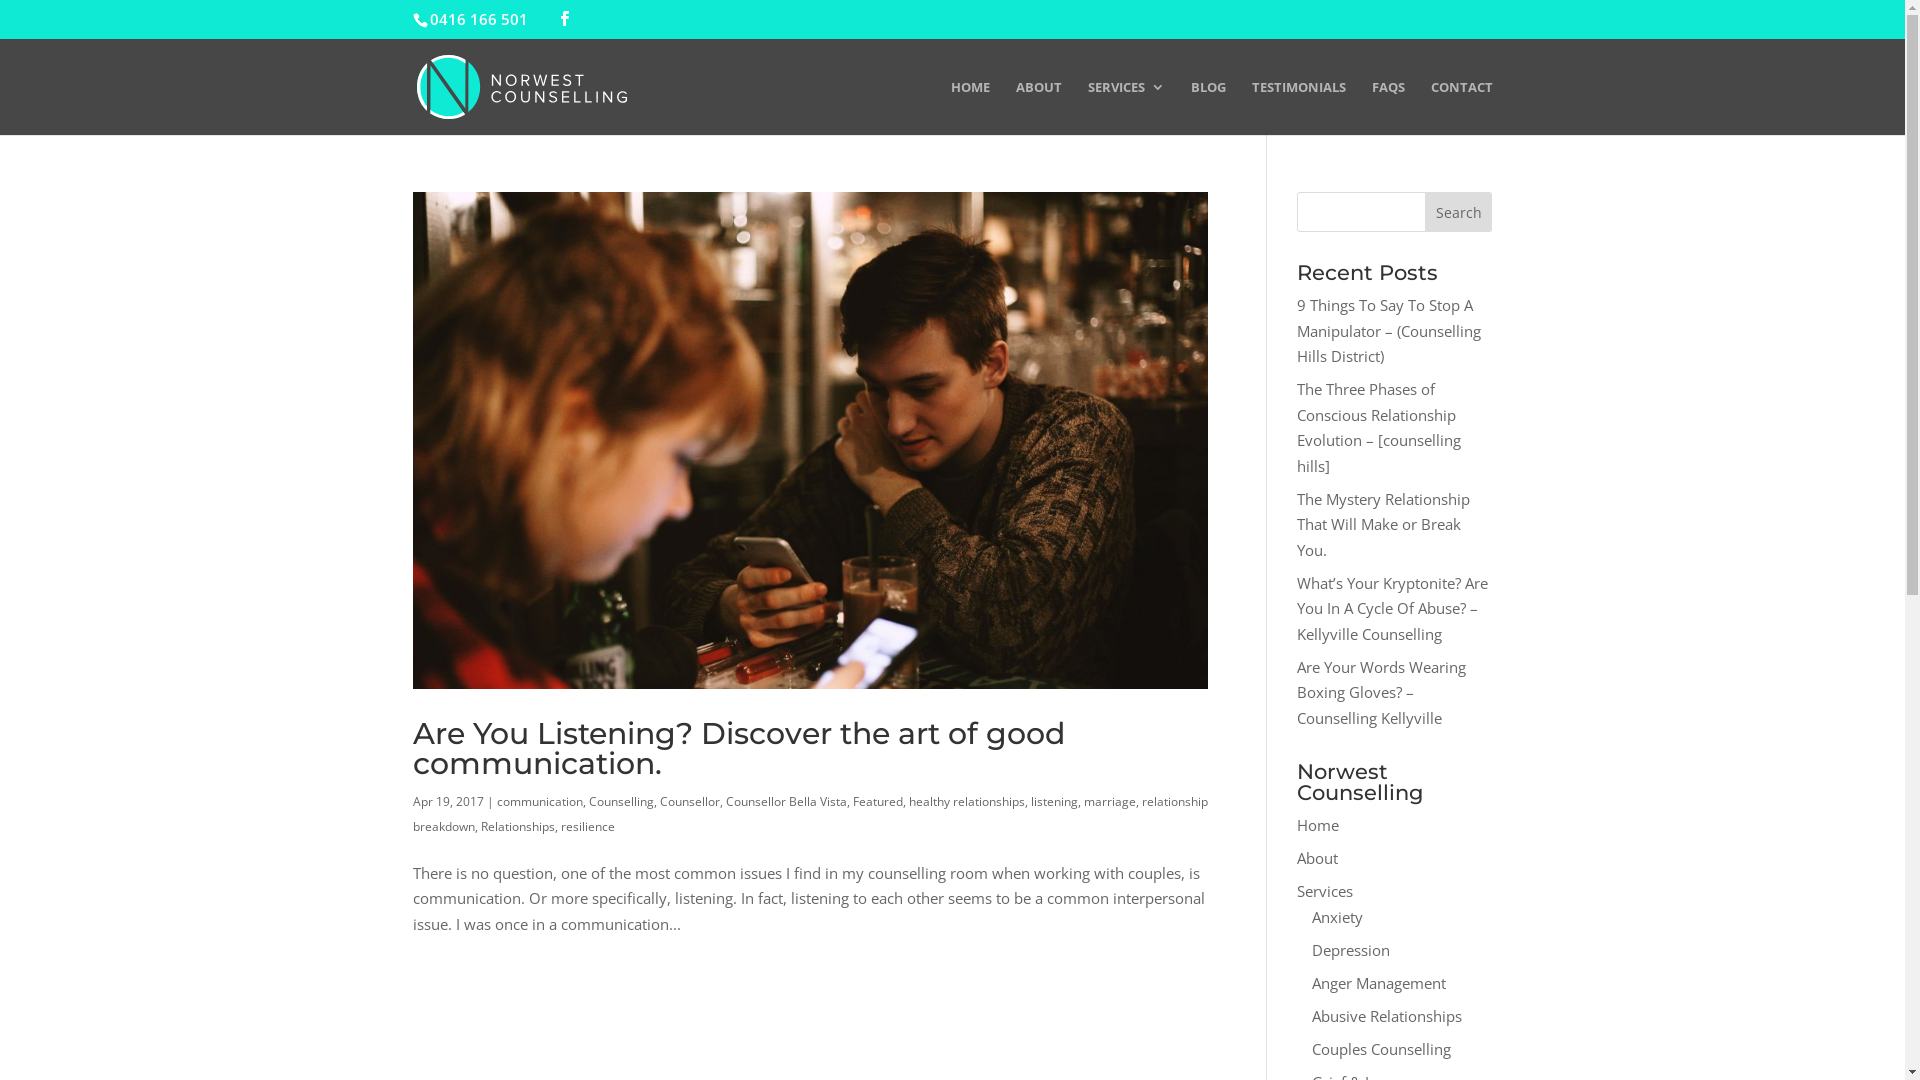 The image size is (1920, 1080). Describe the element at coordinates (1038, 107) in the screenshot. I see `'ABOUT'` at that location.